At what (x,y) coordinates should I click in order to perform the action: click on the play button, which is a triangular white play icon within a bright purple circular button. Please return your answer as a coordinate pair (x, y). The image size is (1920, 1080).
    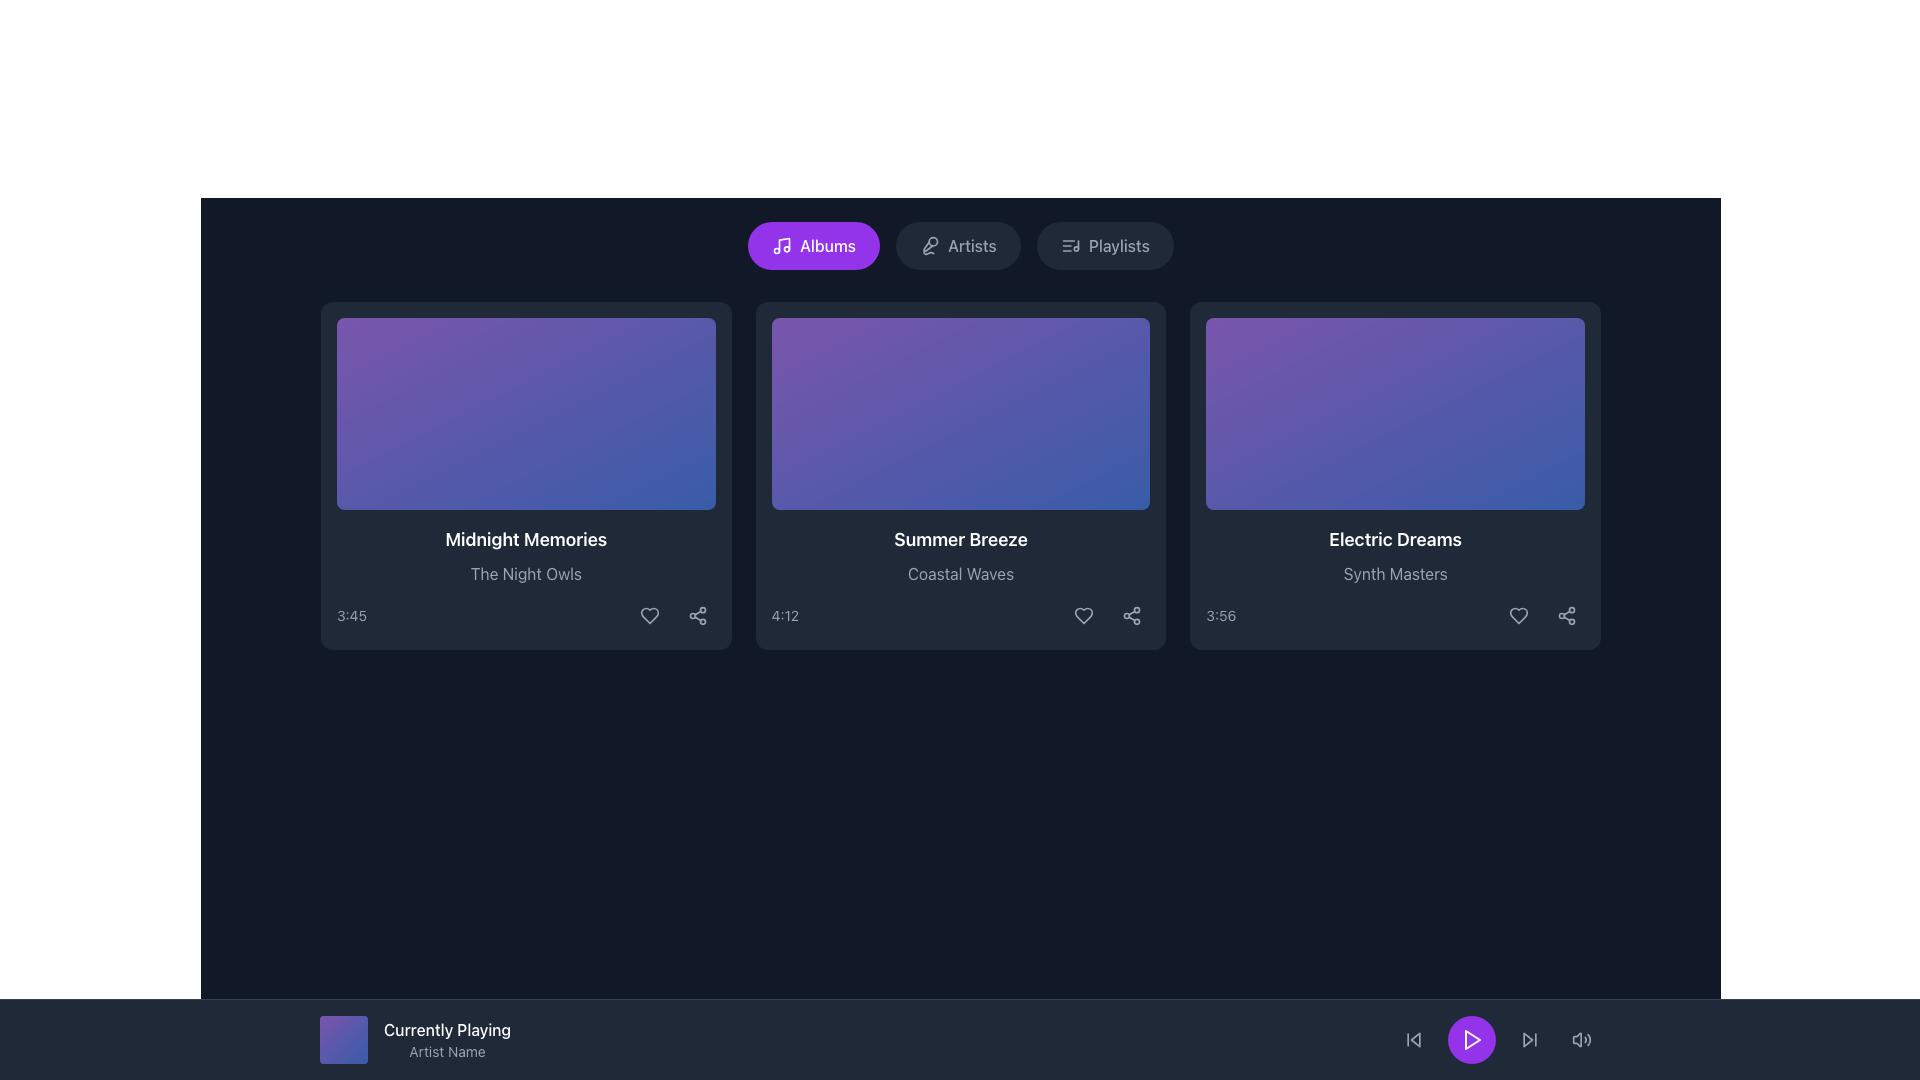
    Looking at the image, I should click on (1473, 1039).